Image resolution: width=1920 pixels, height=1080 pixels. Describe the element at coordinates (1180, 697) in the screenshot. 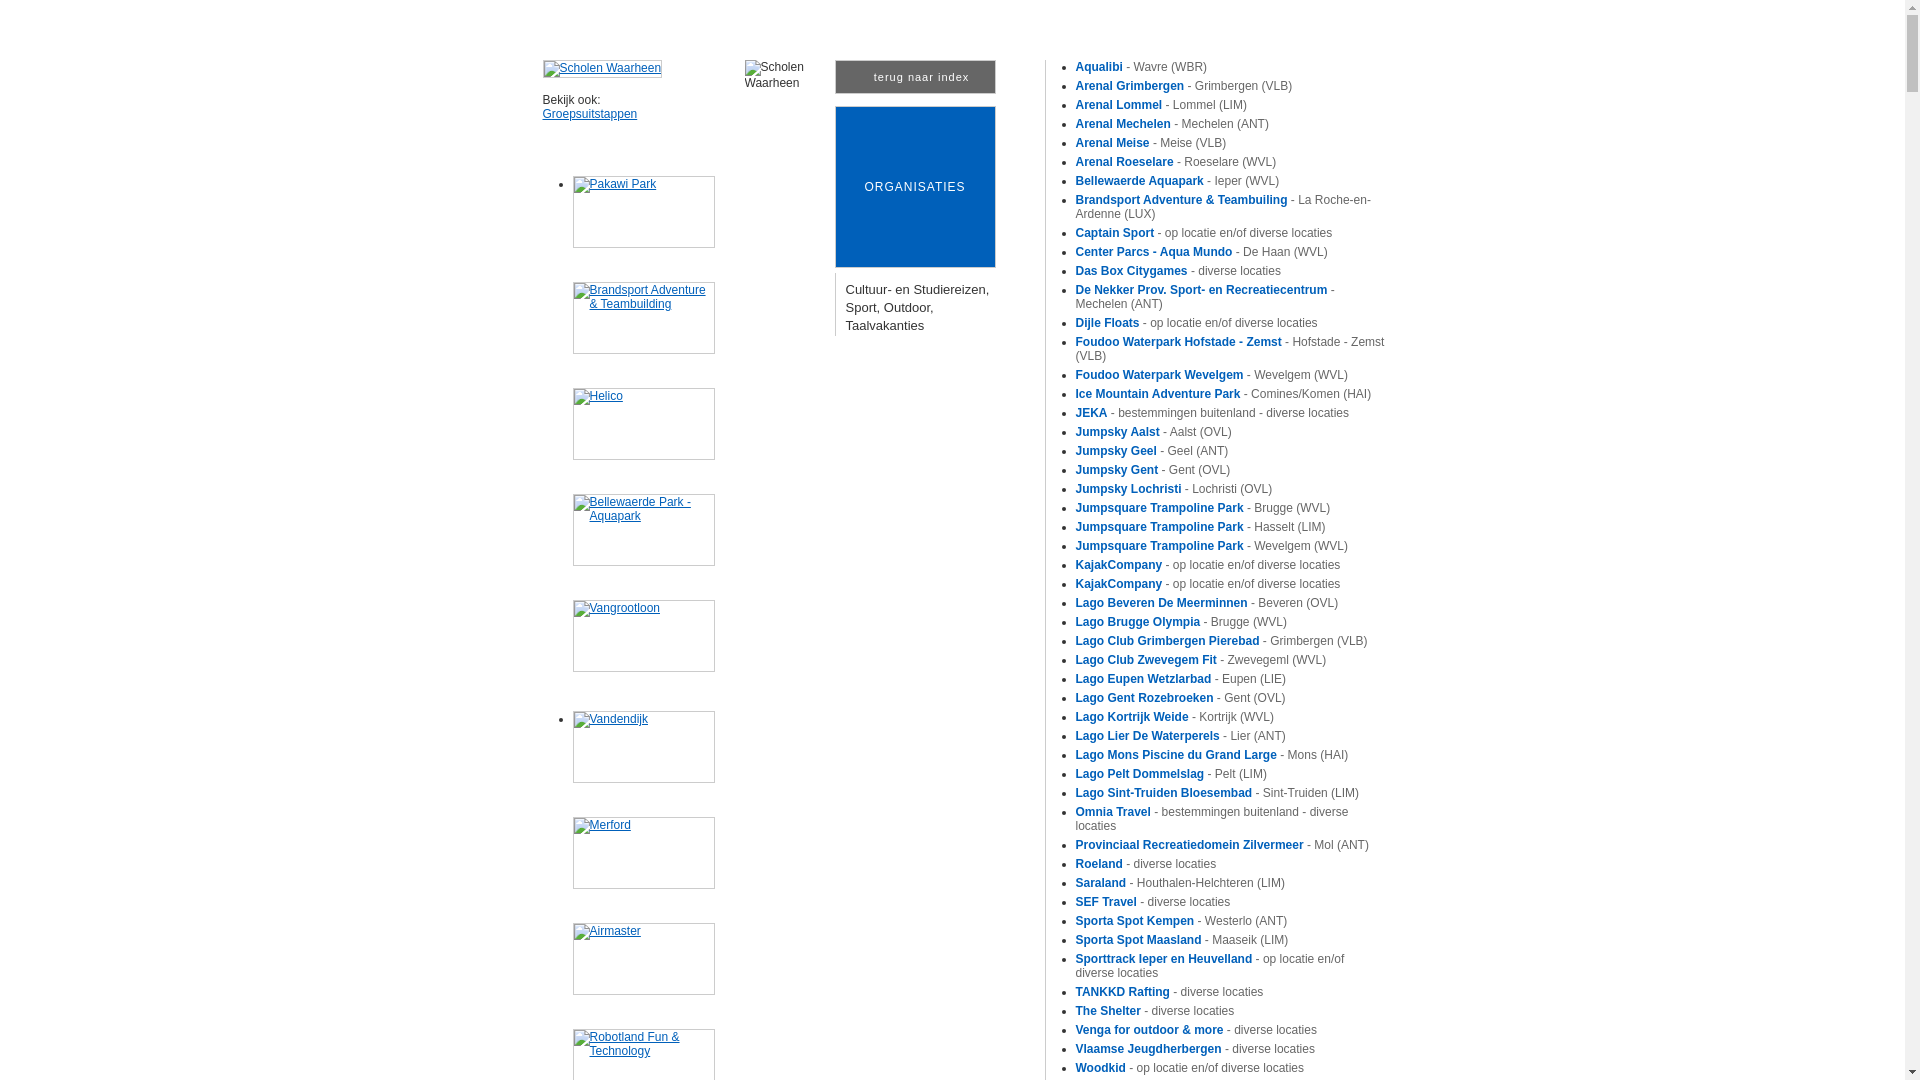

I see `'Lago Gent Rozebroeken - Gent (OVL)'` at that location.